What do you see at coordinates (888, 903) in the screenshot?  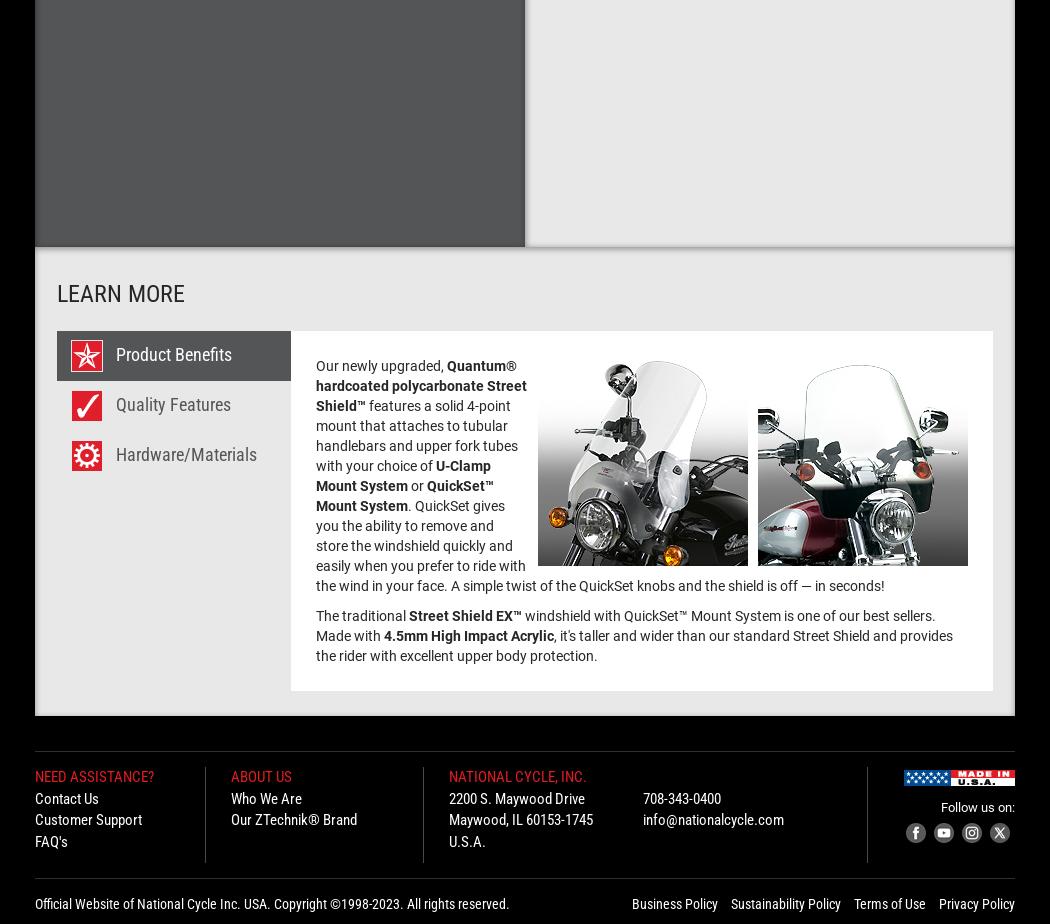 I see `'Terms of Use'` at bounding box center [888, 903].